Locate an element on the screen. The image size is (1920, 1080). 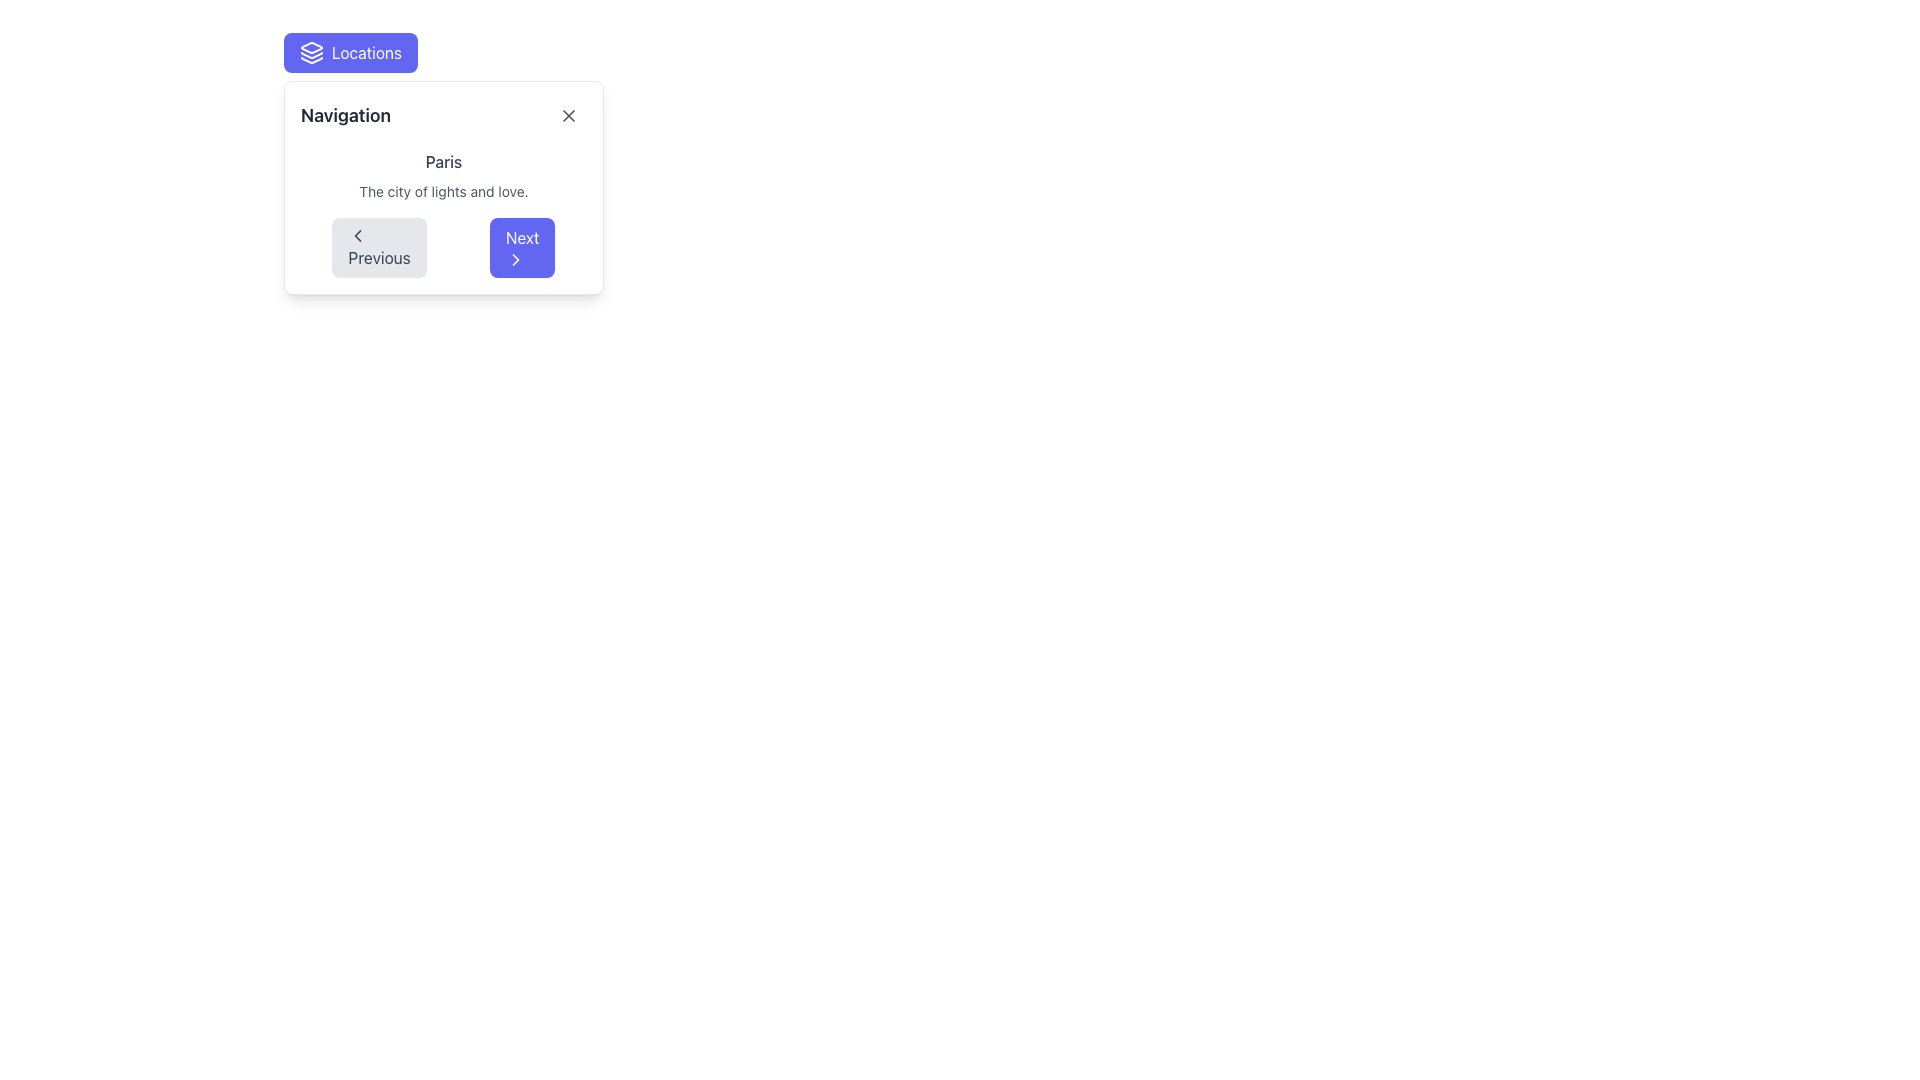
the 'Previous' button which contains a leftward chevron arrow within the SVG graphic is located at coordinates (358, 234).